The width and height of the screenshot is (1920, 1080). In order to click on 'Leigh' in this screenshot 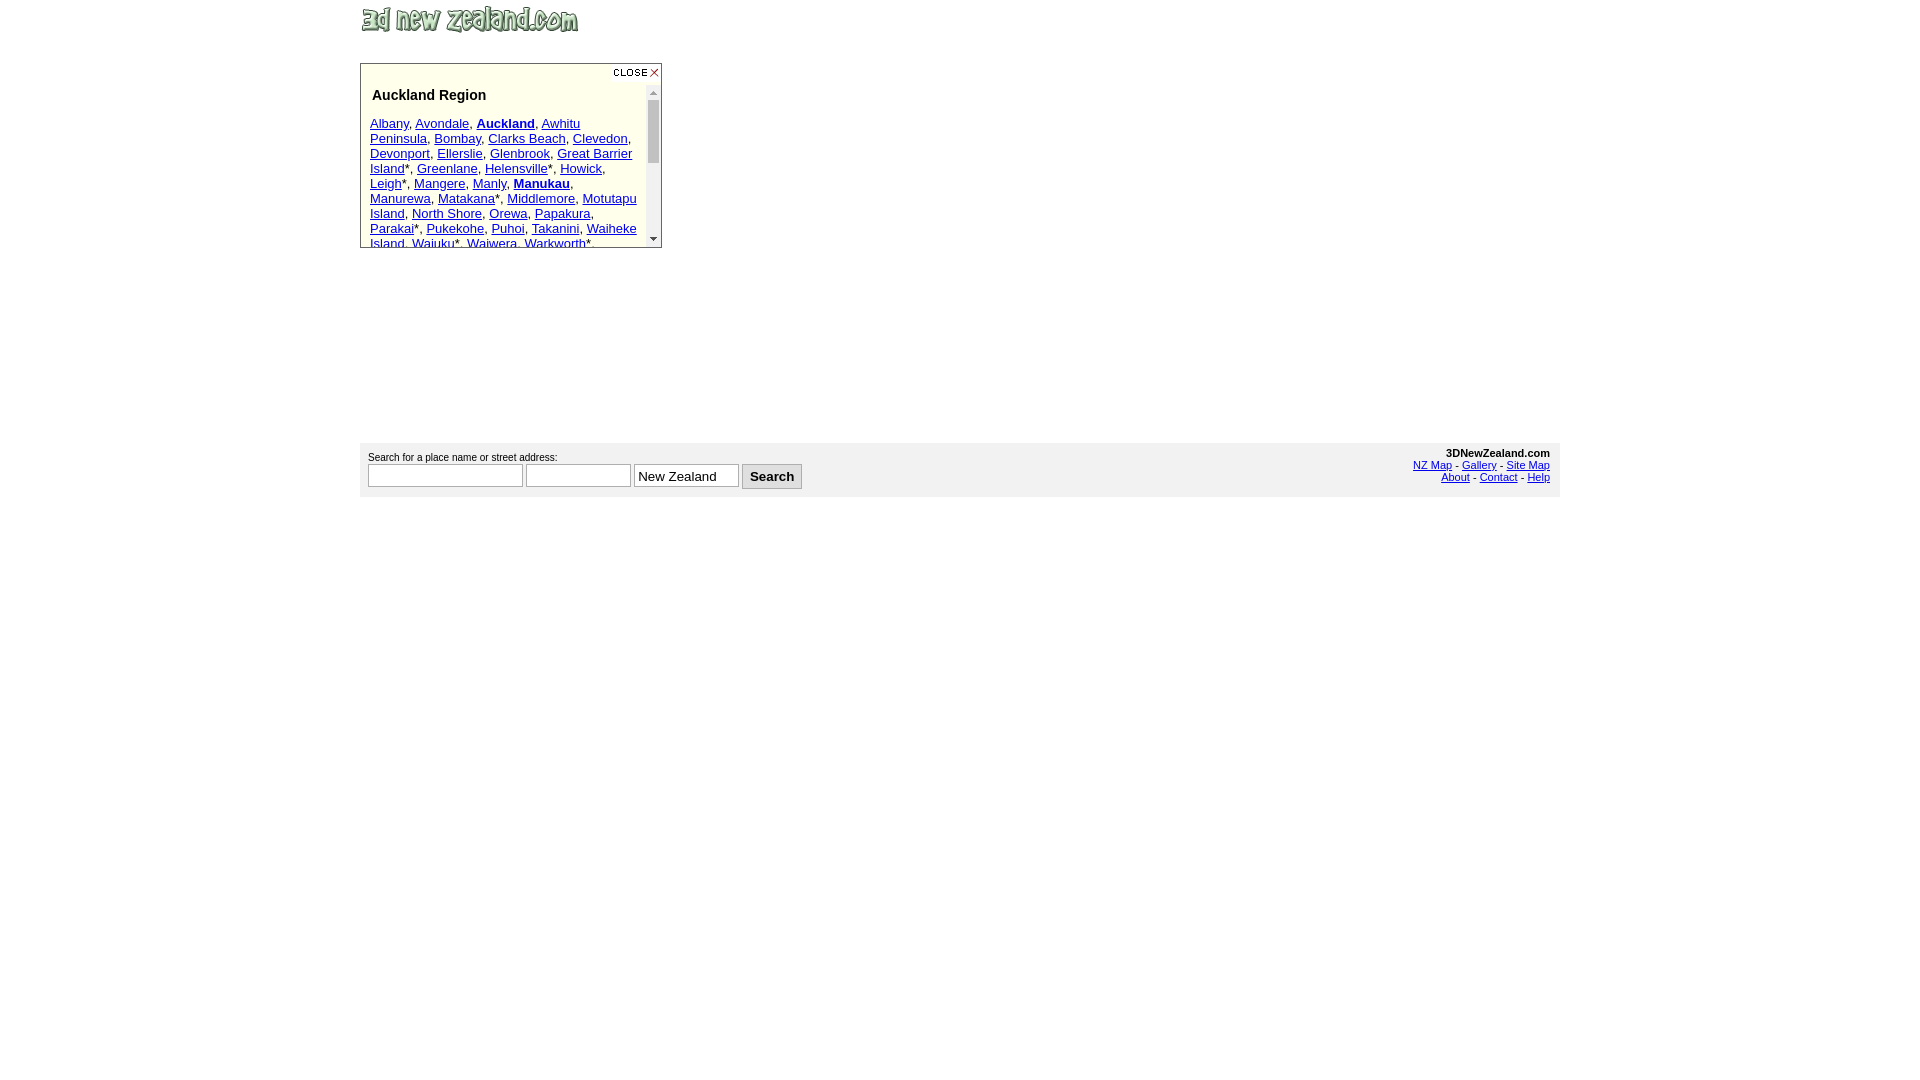, I will do `click(385, 183)`.